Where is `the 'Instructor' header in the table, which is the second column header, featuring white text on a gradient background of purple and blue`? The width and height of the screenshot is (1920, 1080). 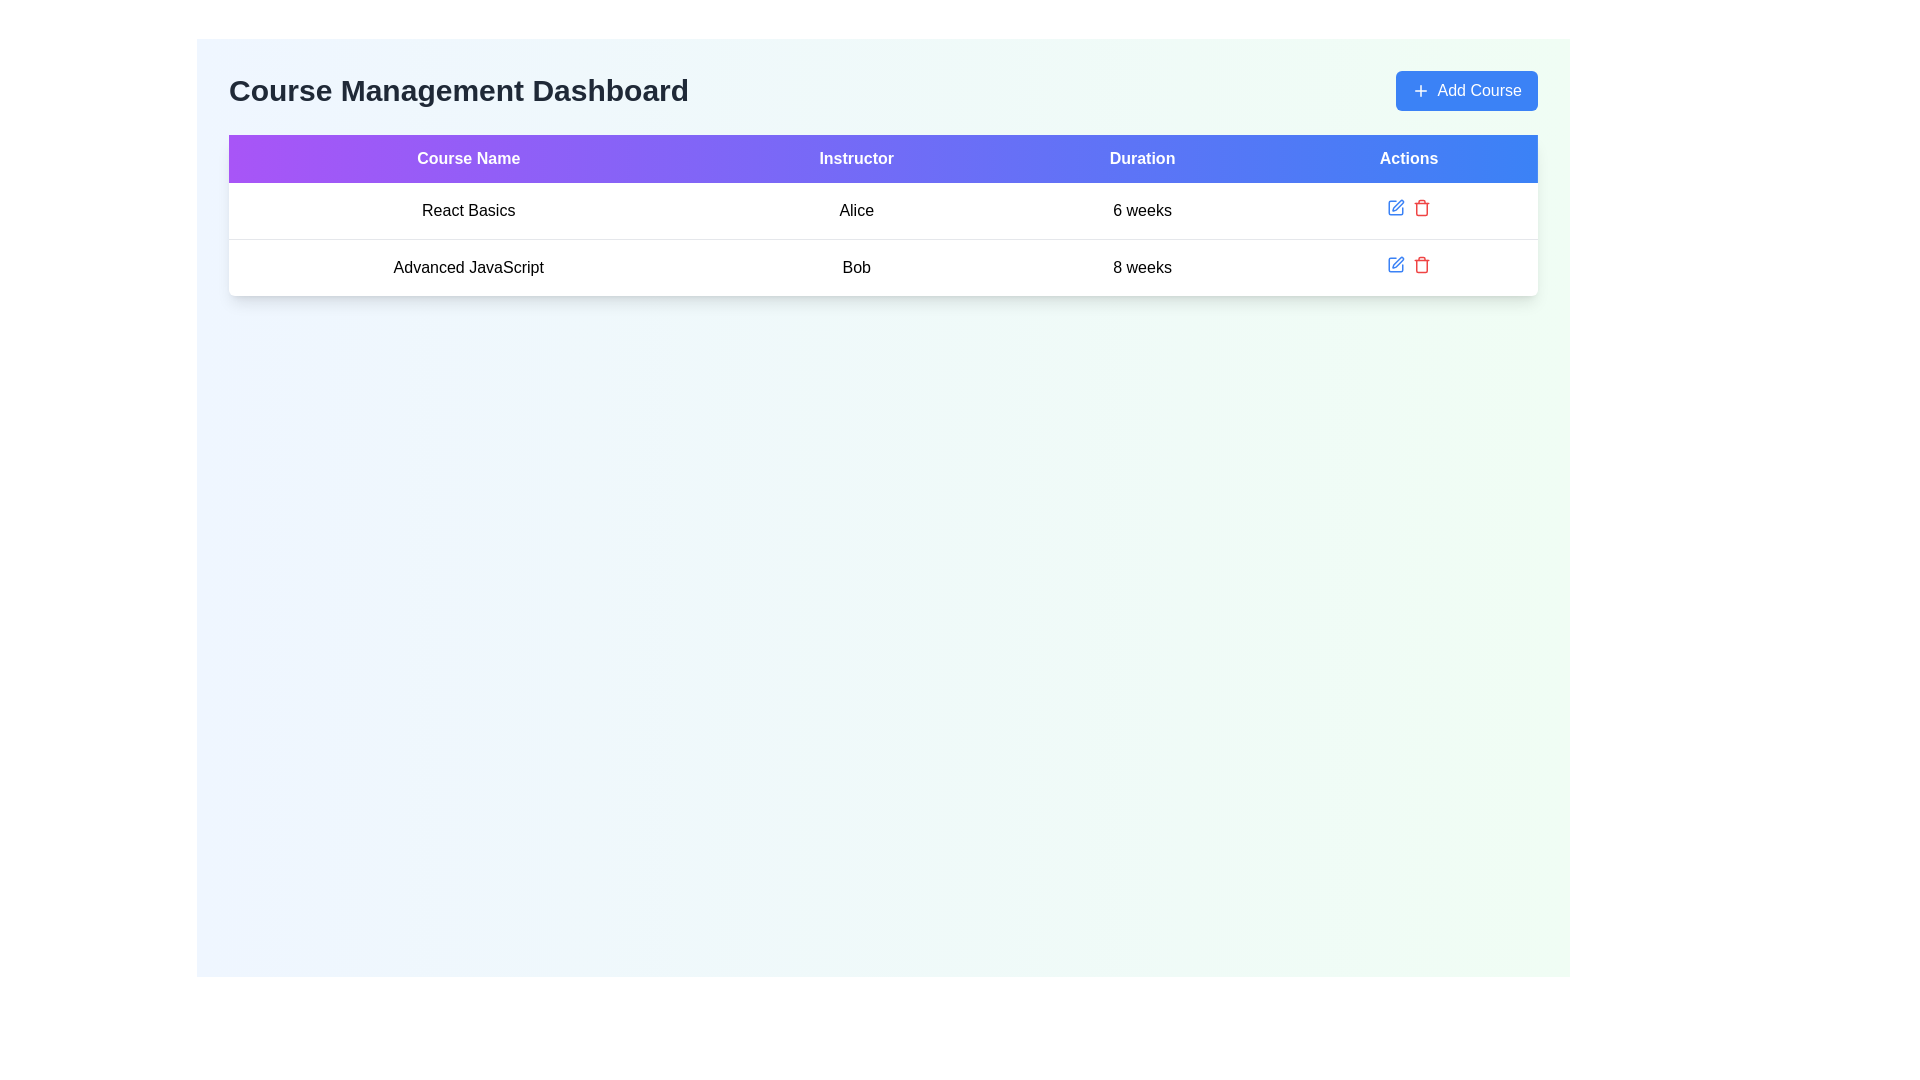
the 'Instructor' header in the table, which is the second column header, featuring white text on a gradient background of purple and blue is located at coordinates (856, 157).